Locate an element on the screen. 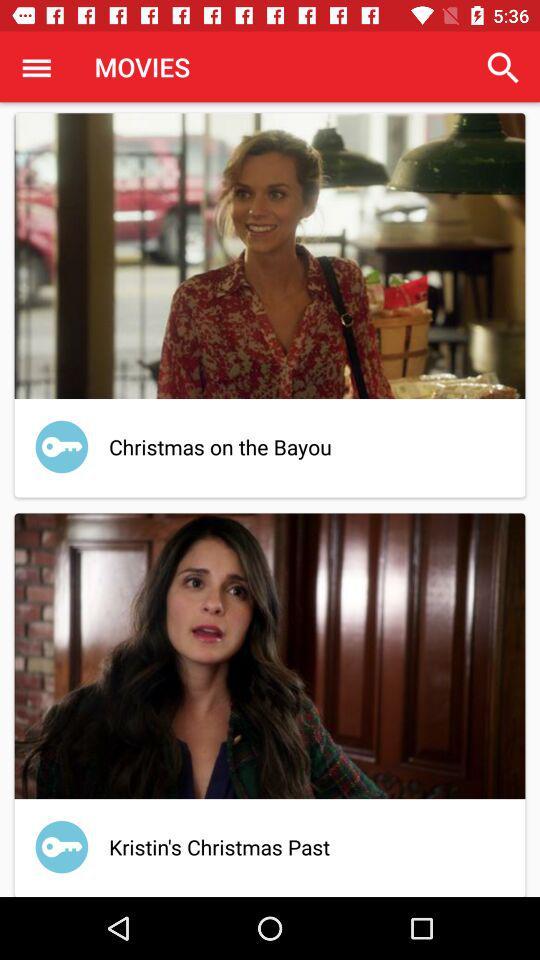 This screenshot has height=960, width=540. the app next to the movies icon is located at coordinates (36, 67).